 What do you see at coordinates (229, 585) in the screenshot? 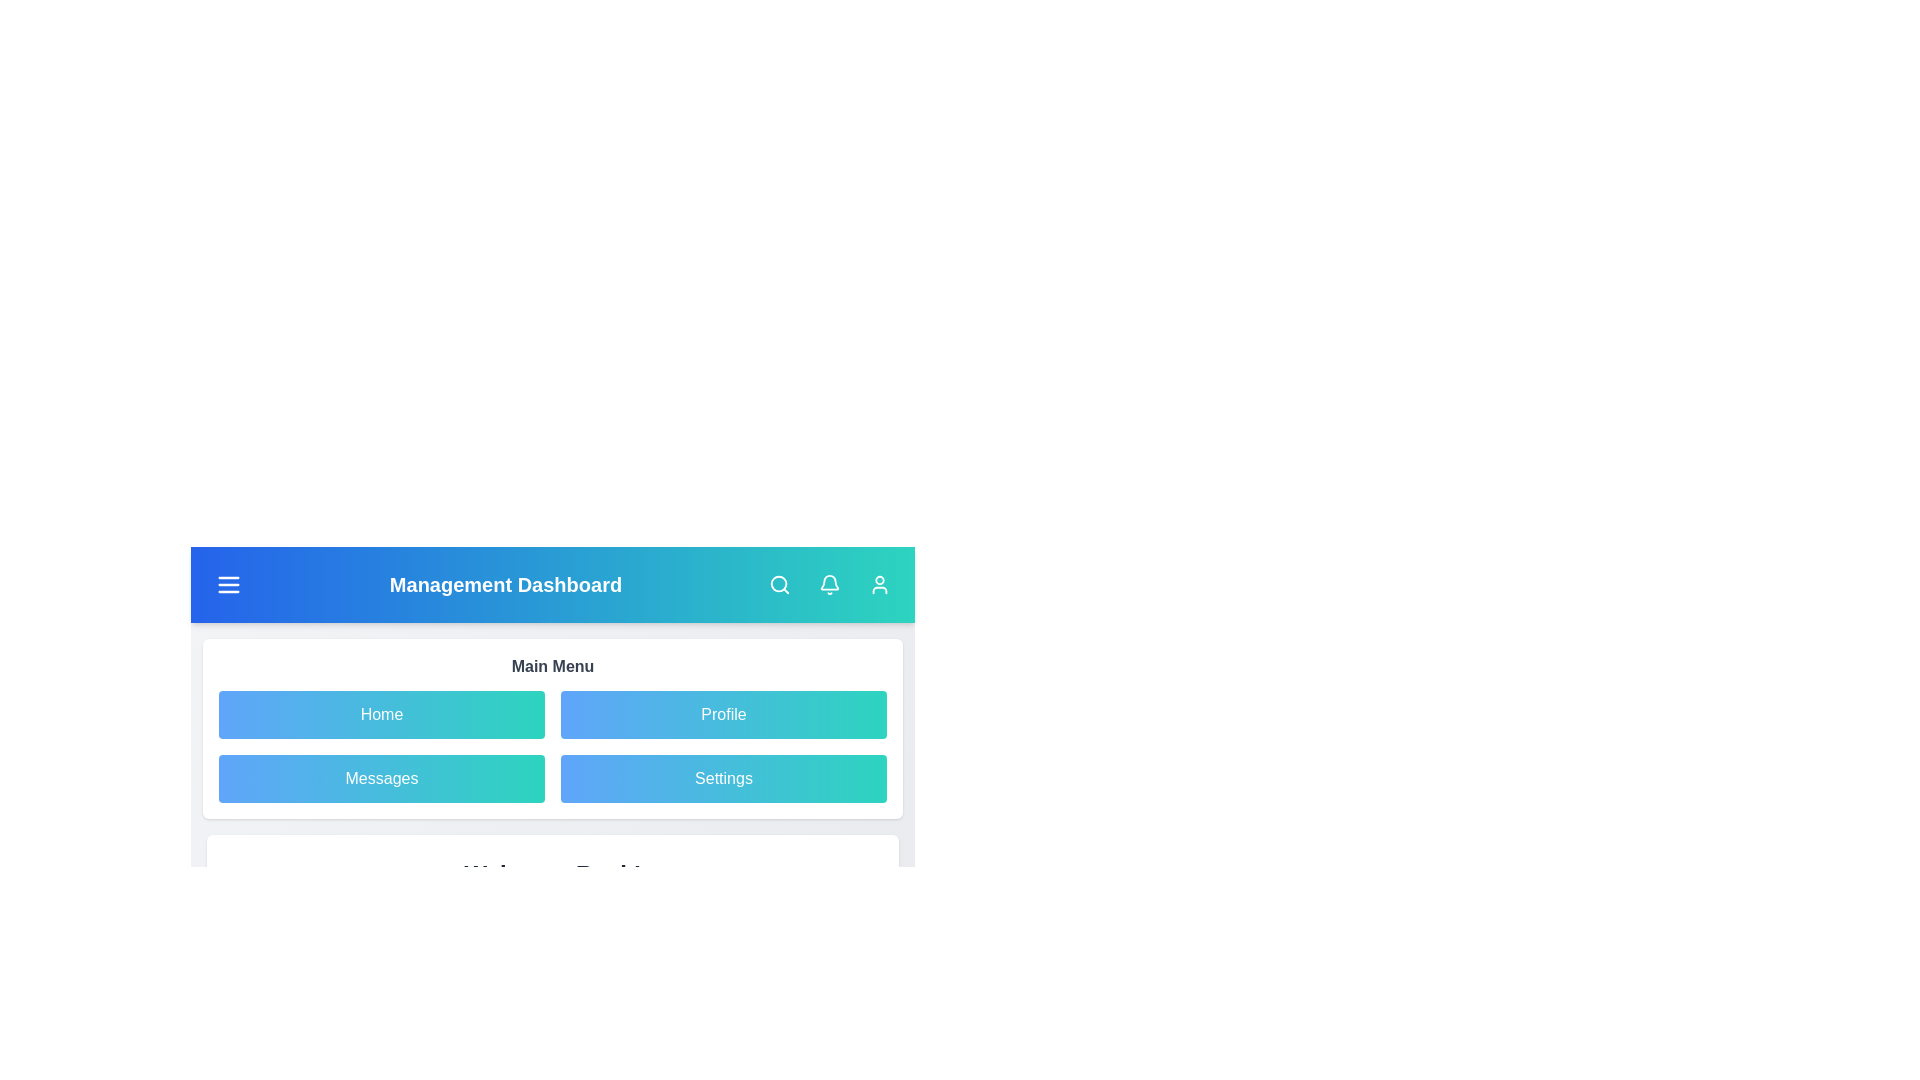
I see `menu button to toggle the visibility of the side menu` at bounding box center [229, 585].